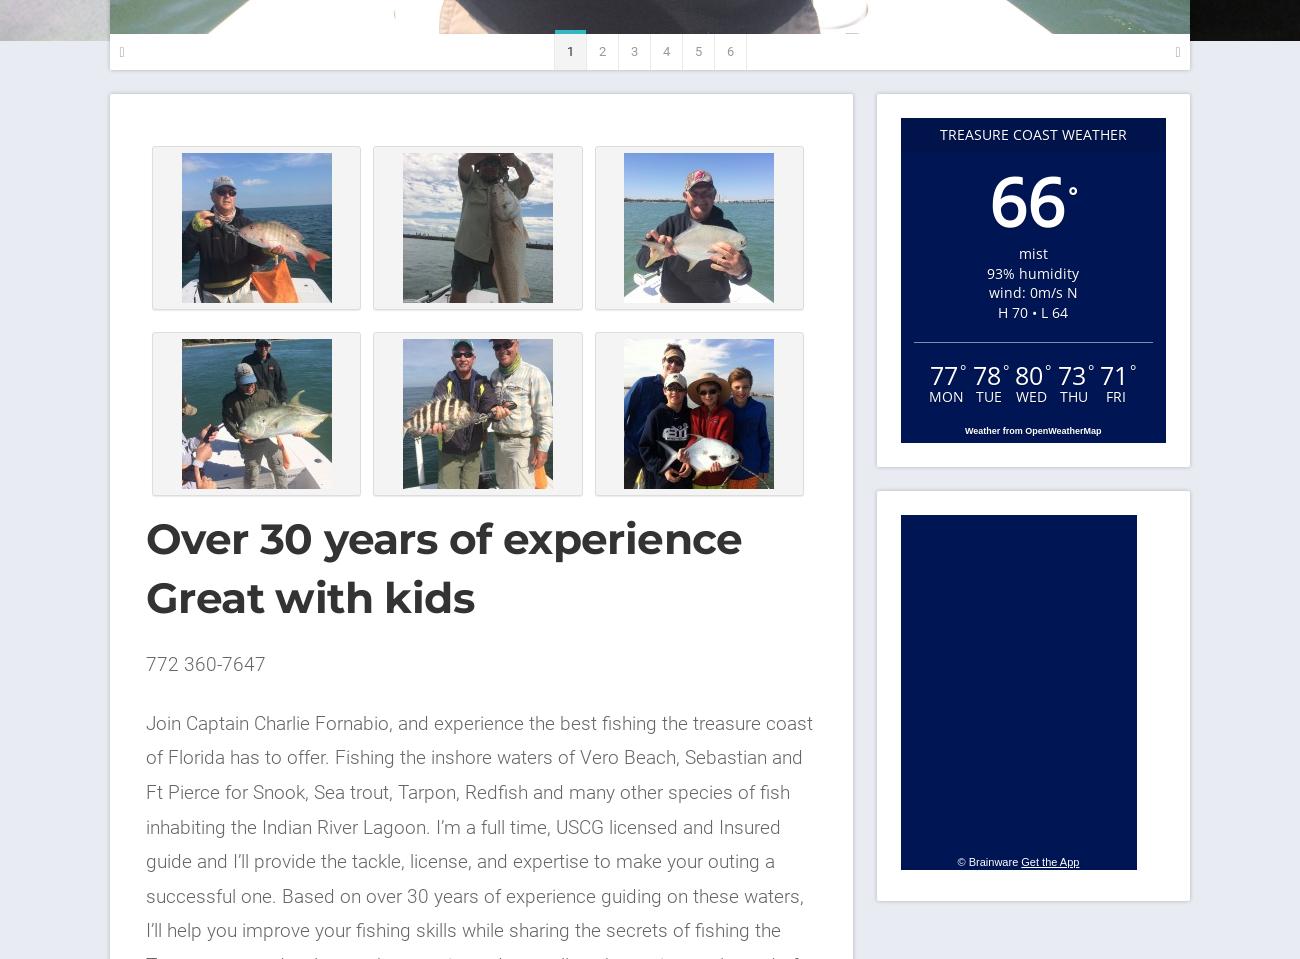  Describe the element at coordinates (975, 395) in the screenshot. I see `'Tue'` at that location.